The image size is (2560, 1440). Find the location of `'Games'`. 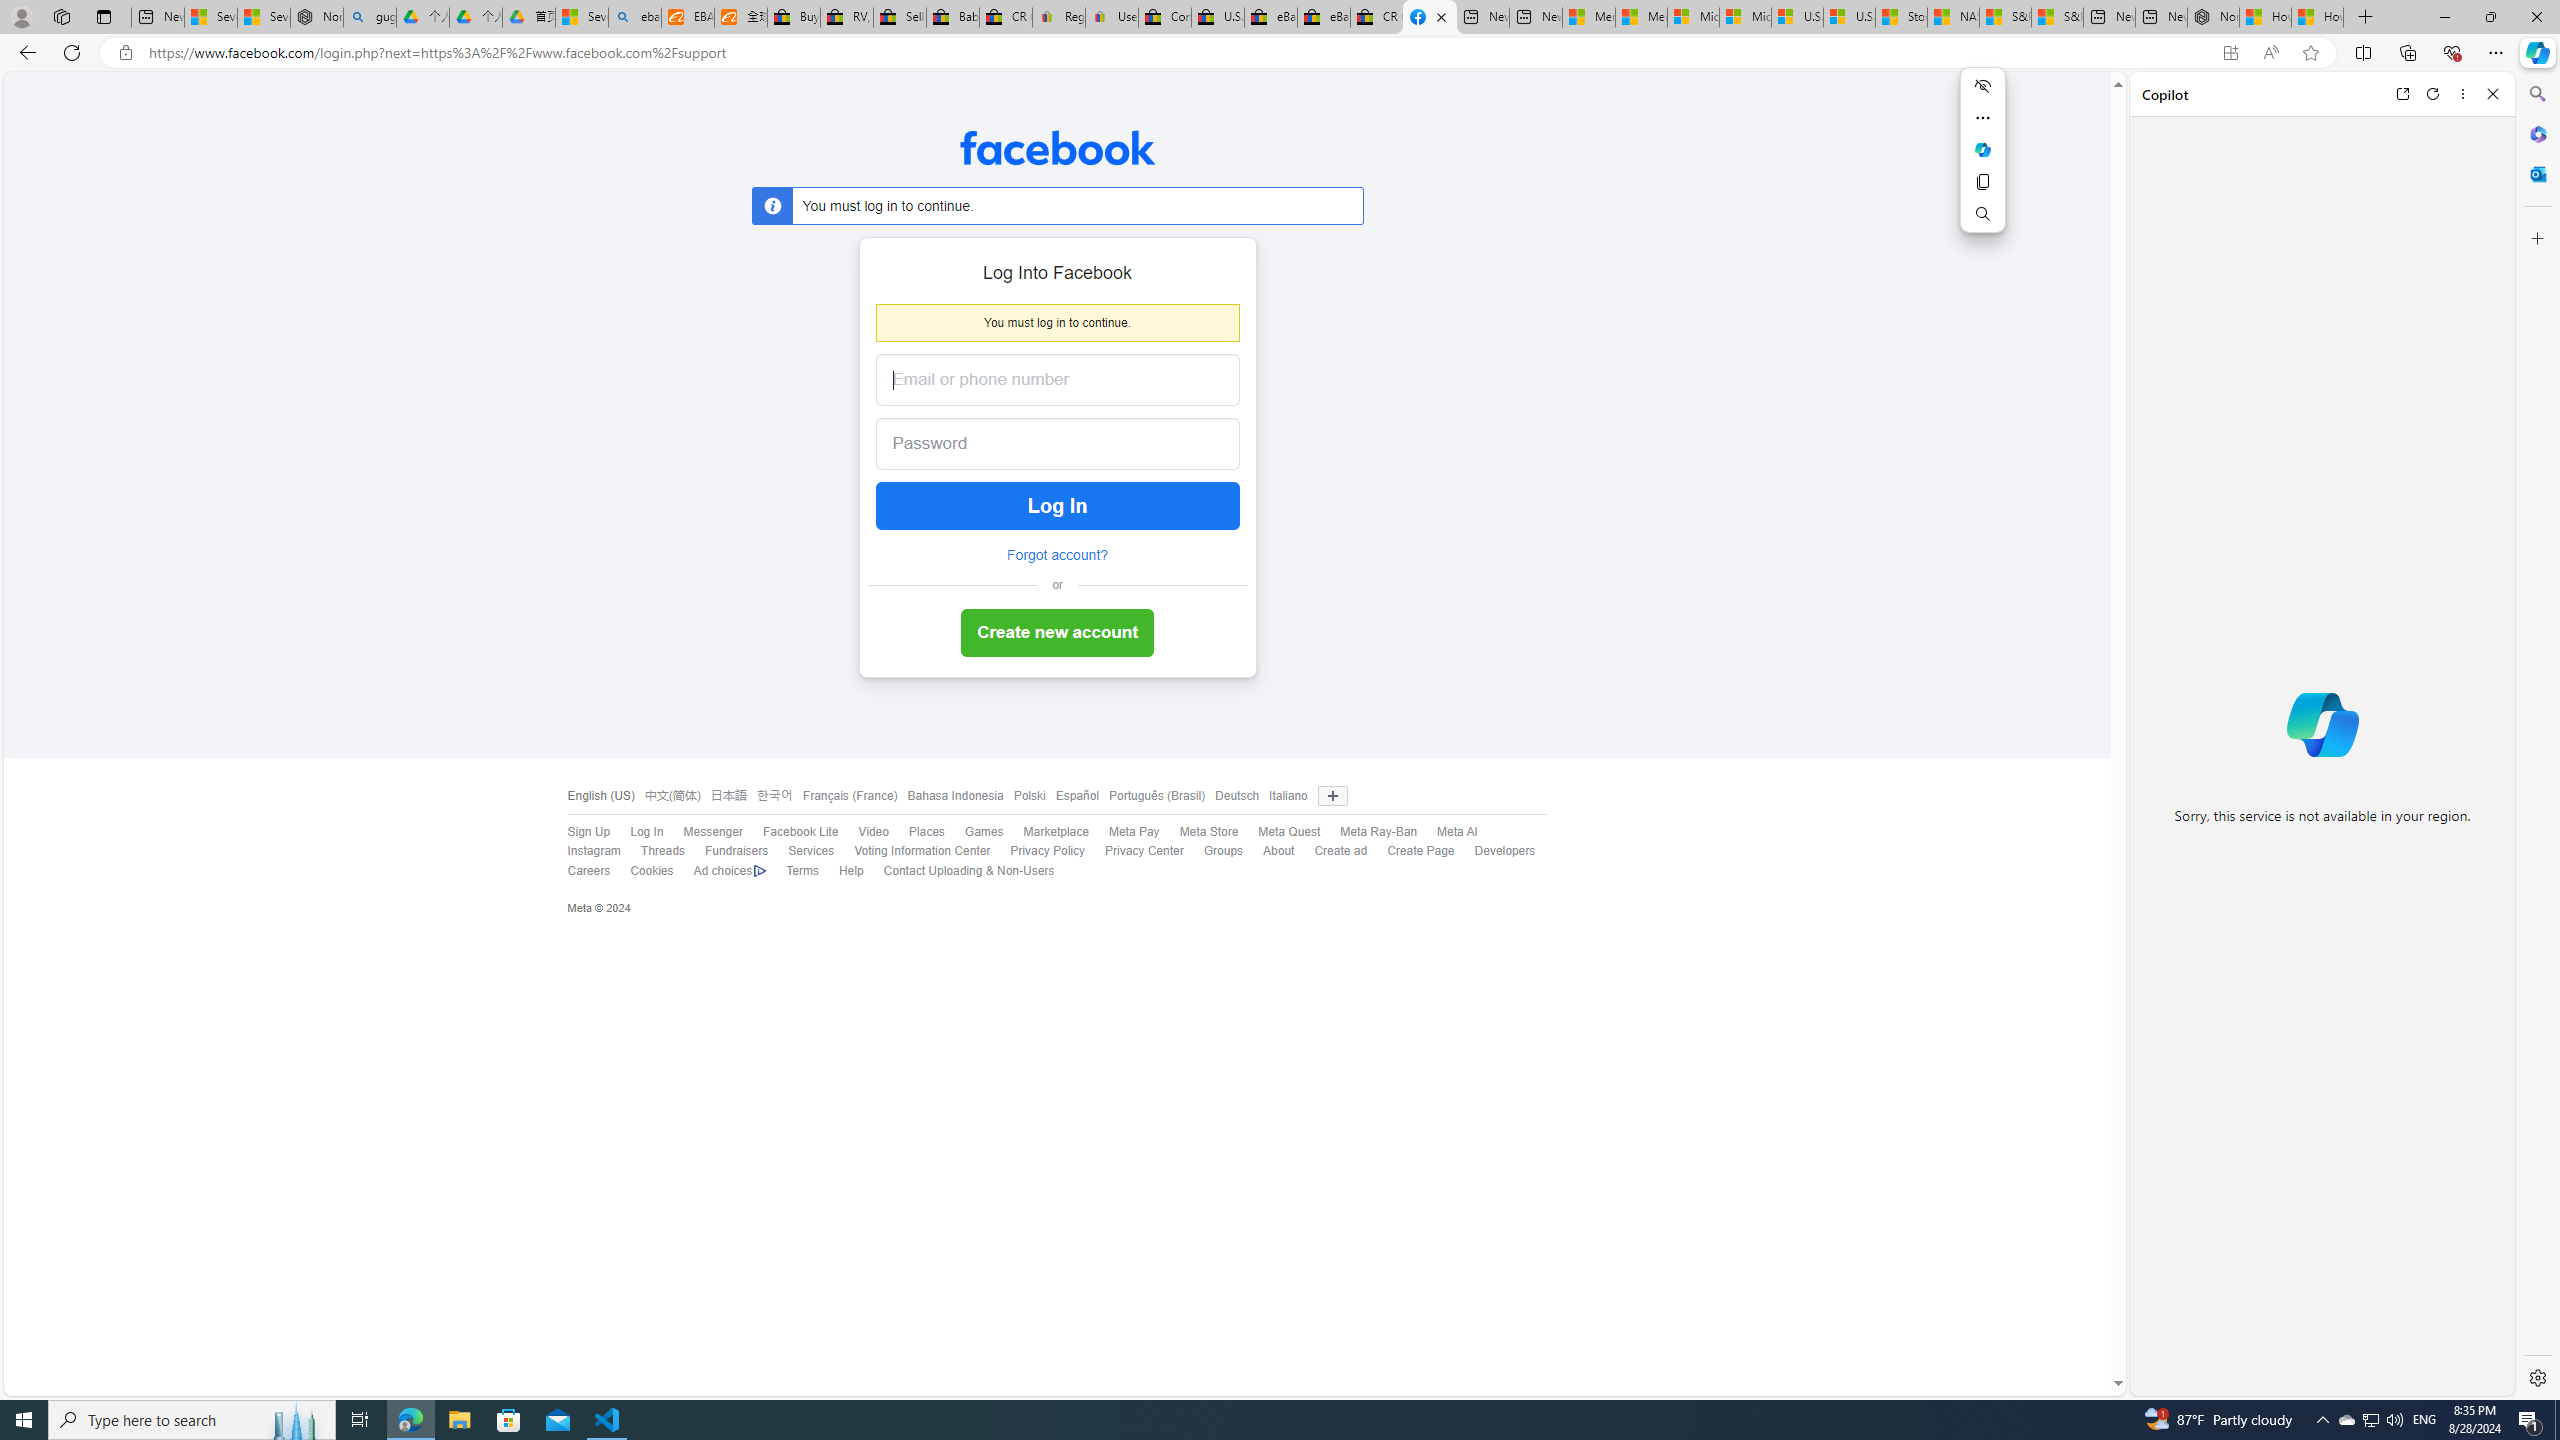

'Games' is located at coordinates (983, 831).